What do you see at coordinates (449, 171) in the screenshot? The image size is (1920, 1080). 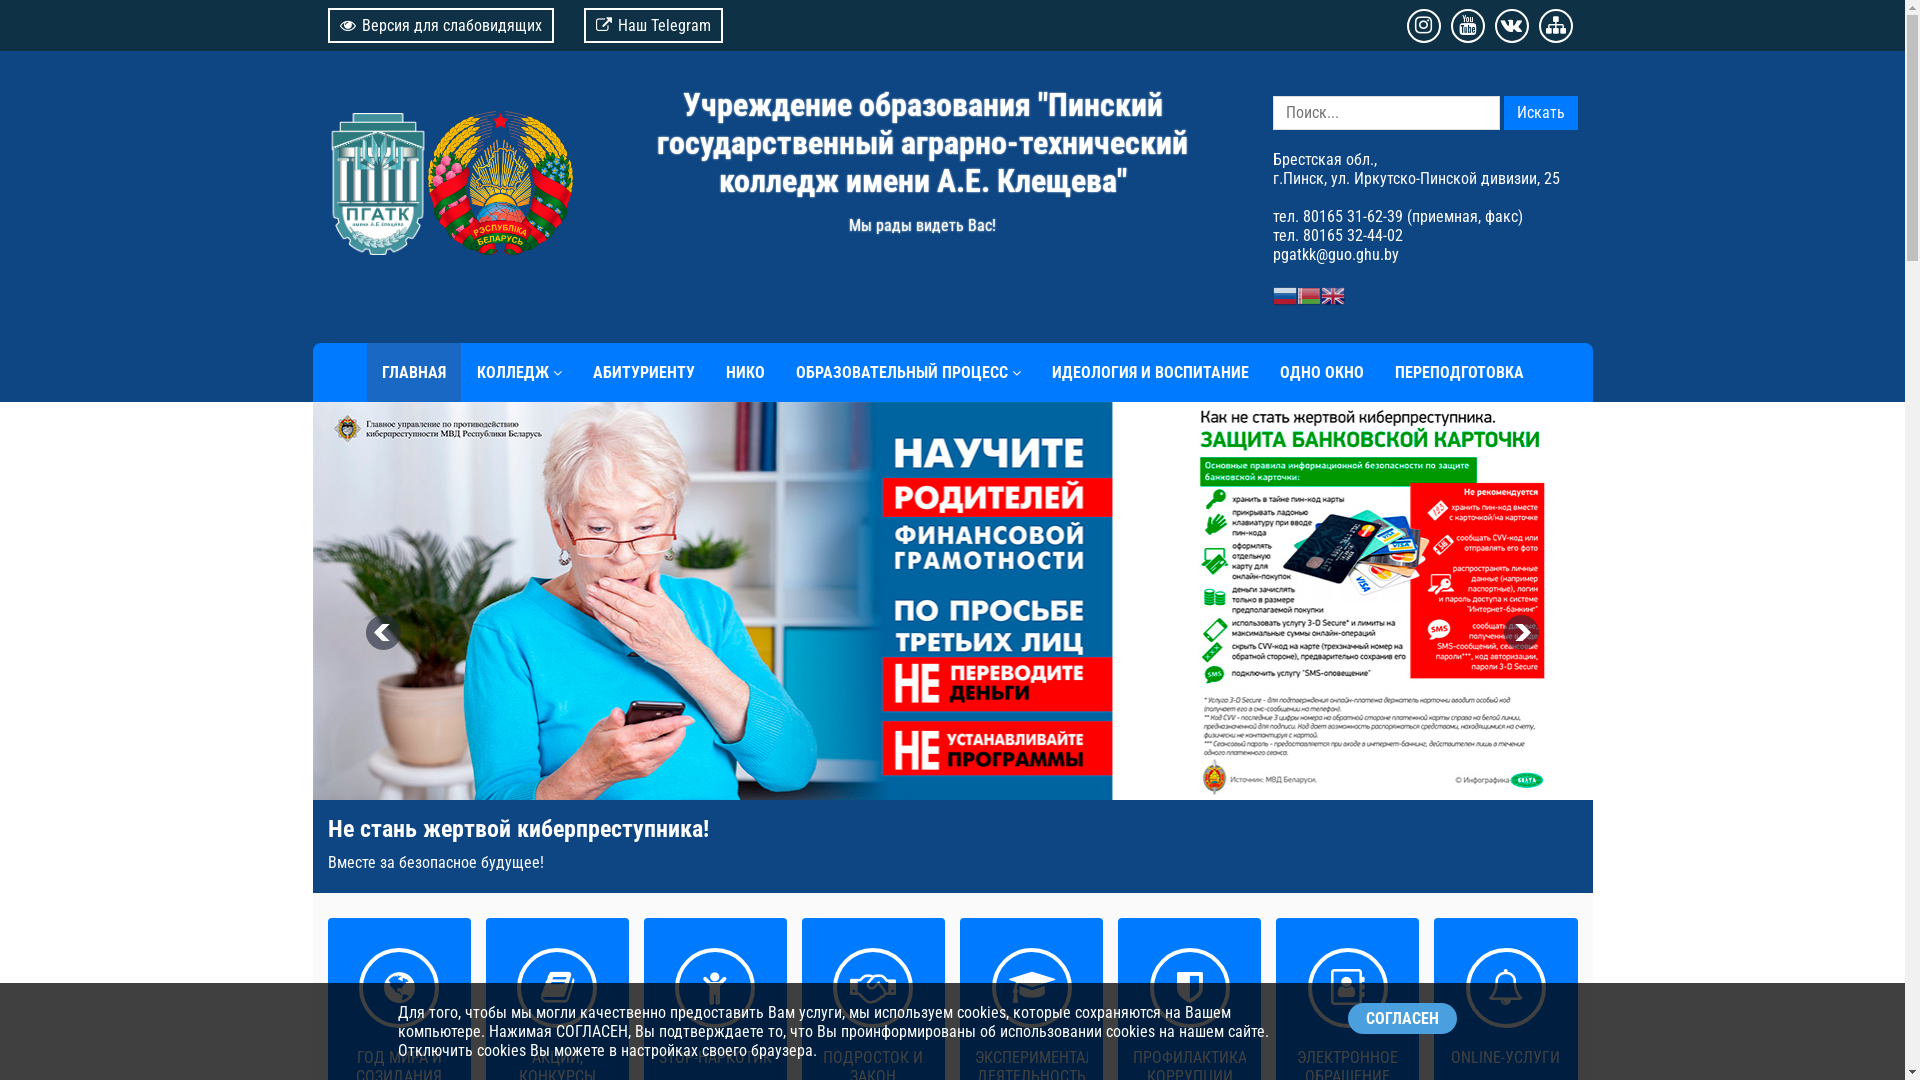 I see `' '` at bounding box center [449, 171].